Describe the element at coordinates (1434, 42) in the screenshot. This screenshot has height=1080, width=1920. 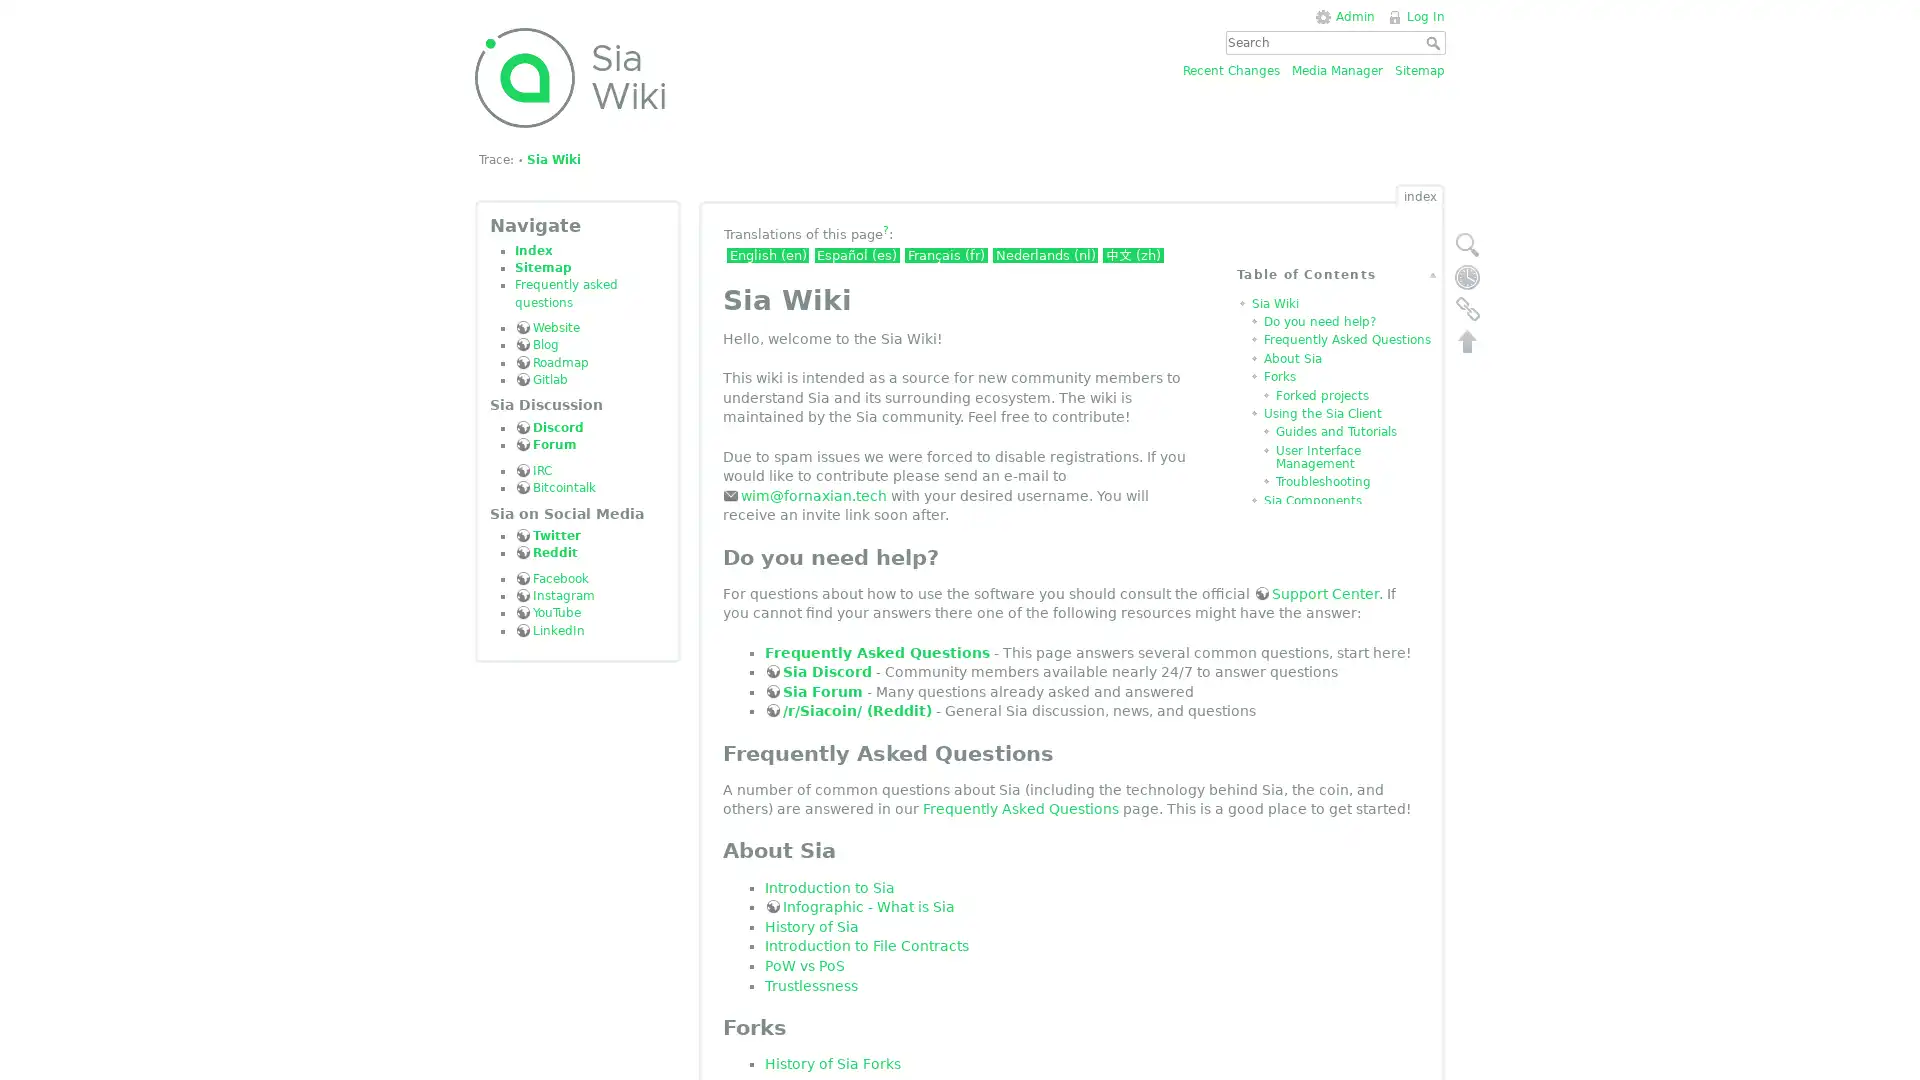
I see `Search` at that location.